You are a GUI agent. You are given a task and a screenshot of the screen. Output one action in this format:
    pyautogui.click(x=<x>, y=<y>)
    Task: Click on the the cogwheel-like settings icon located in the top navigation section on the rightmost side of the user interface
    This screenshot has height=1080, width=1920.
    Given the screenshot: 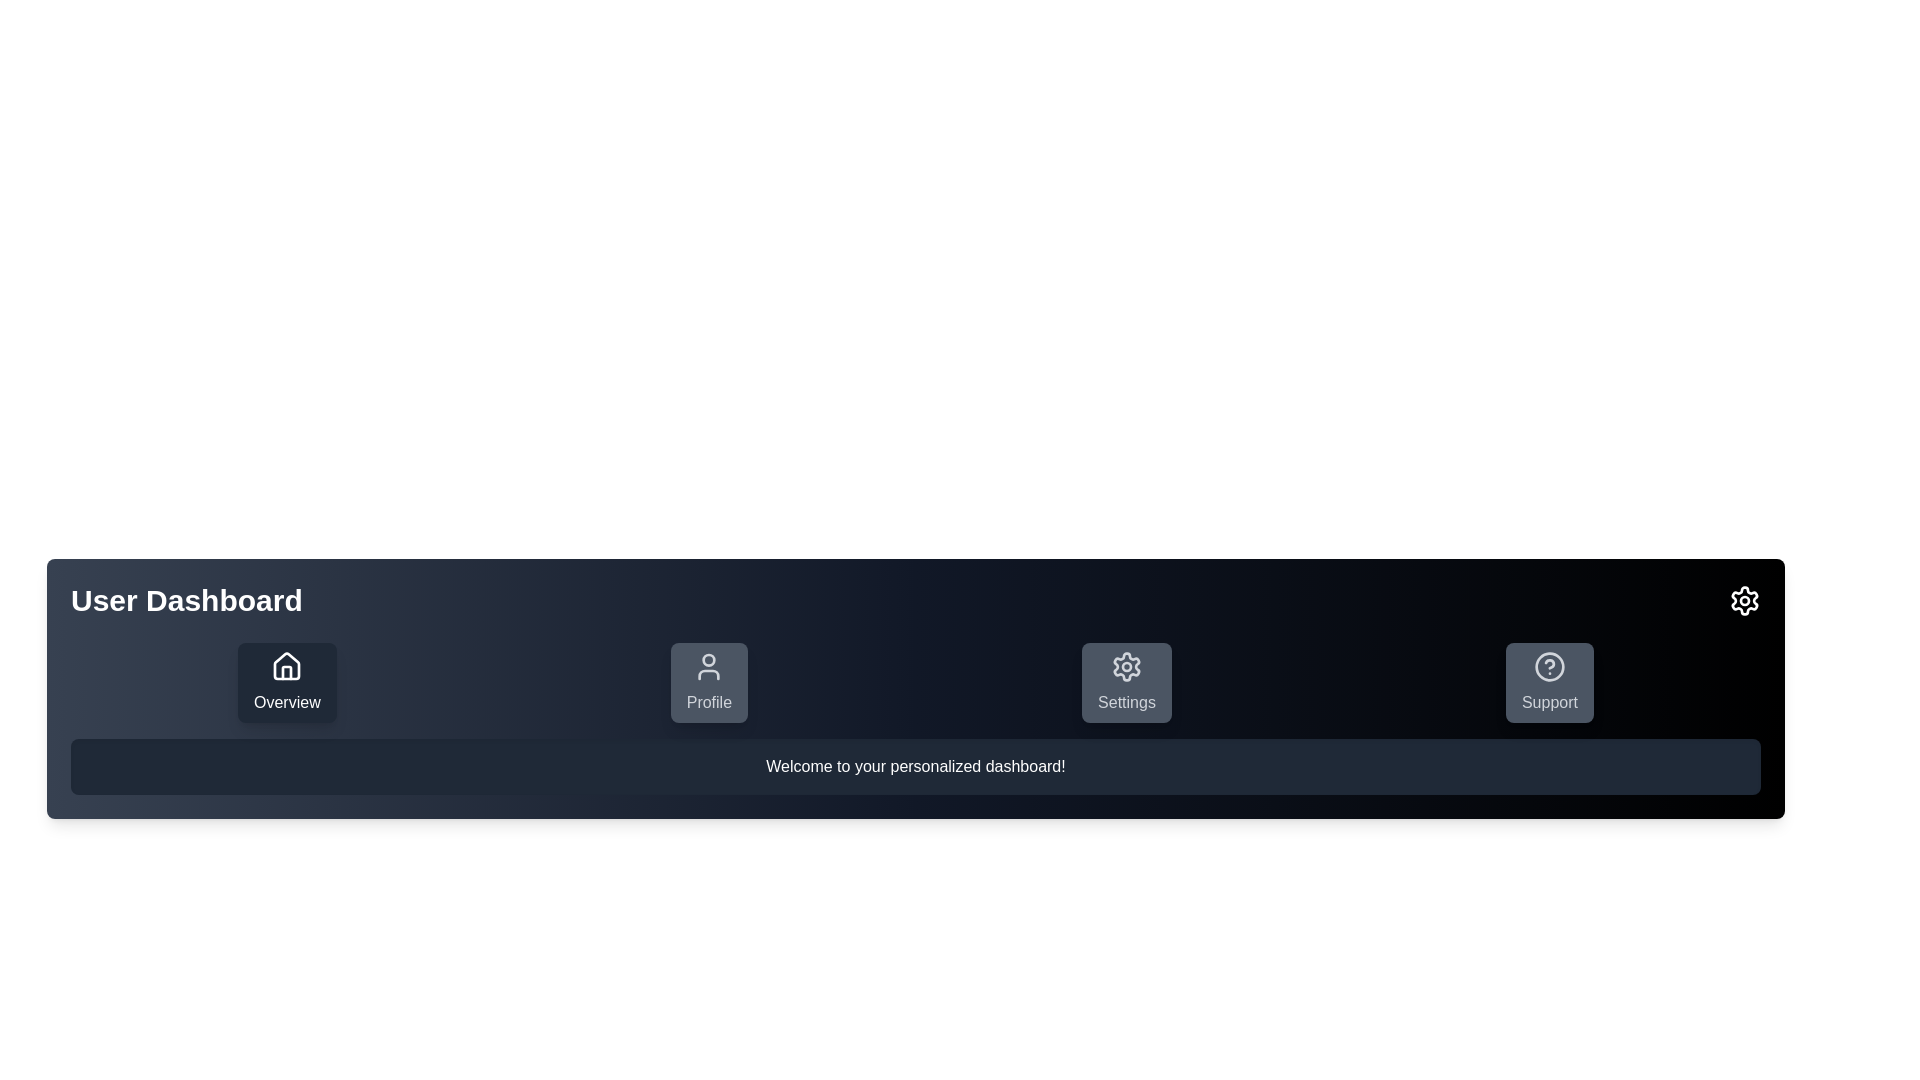 What is the action you would take?
    pyautogui.click(x=1744, y=600)
    